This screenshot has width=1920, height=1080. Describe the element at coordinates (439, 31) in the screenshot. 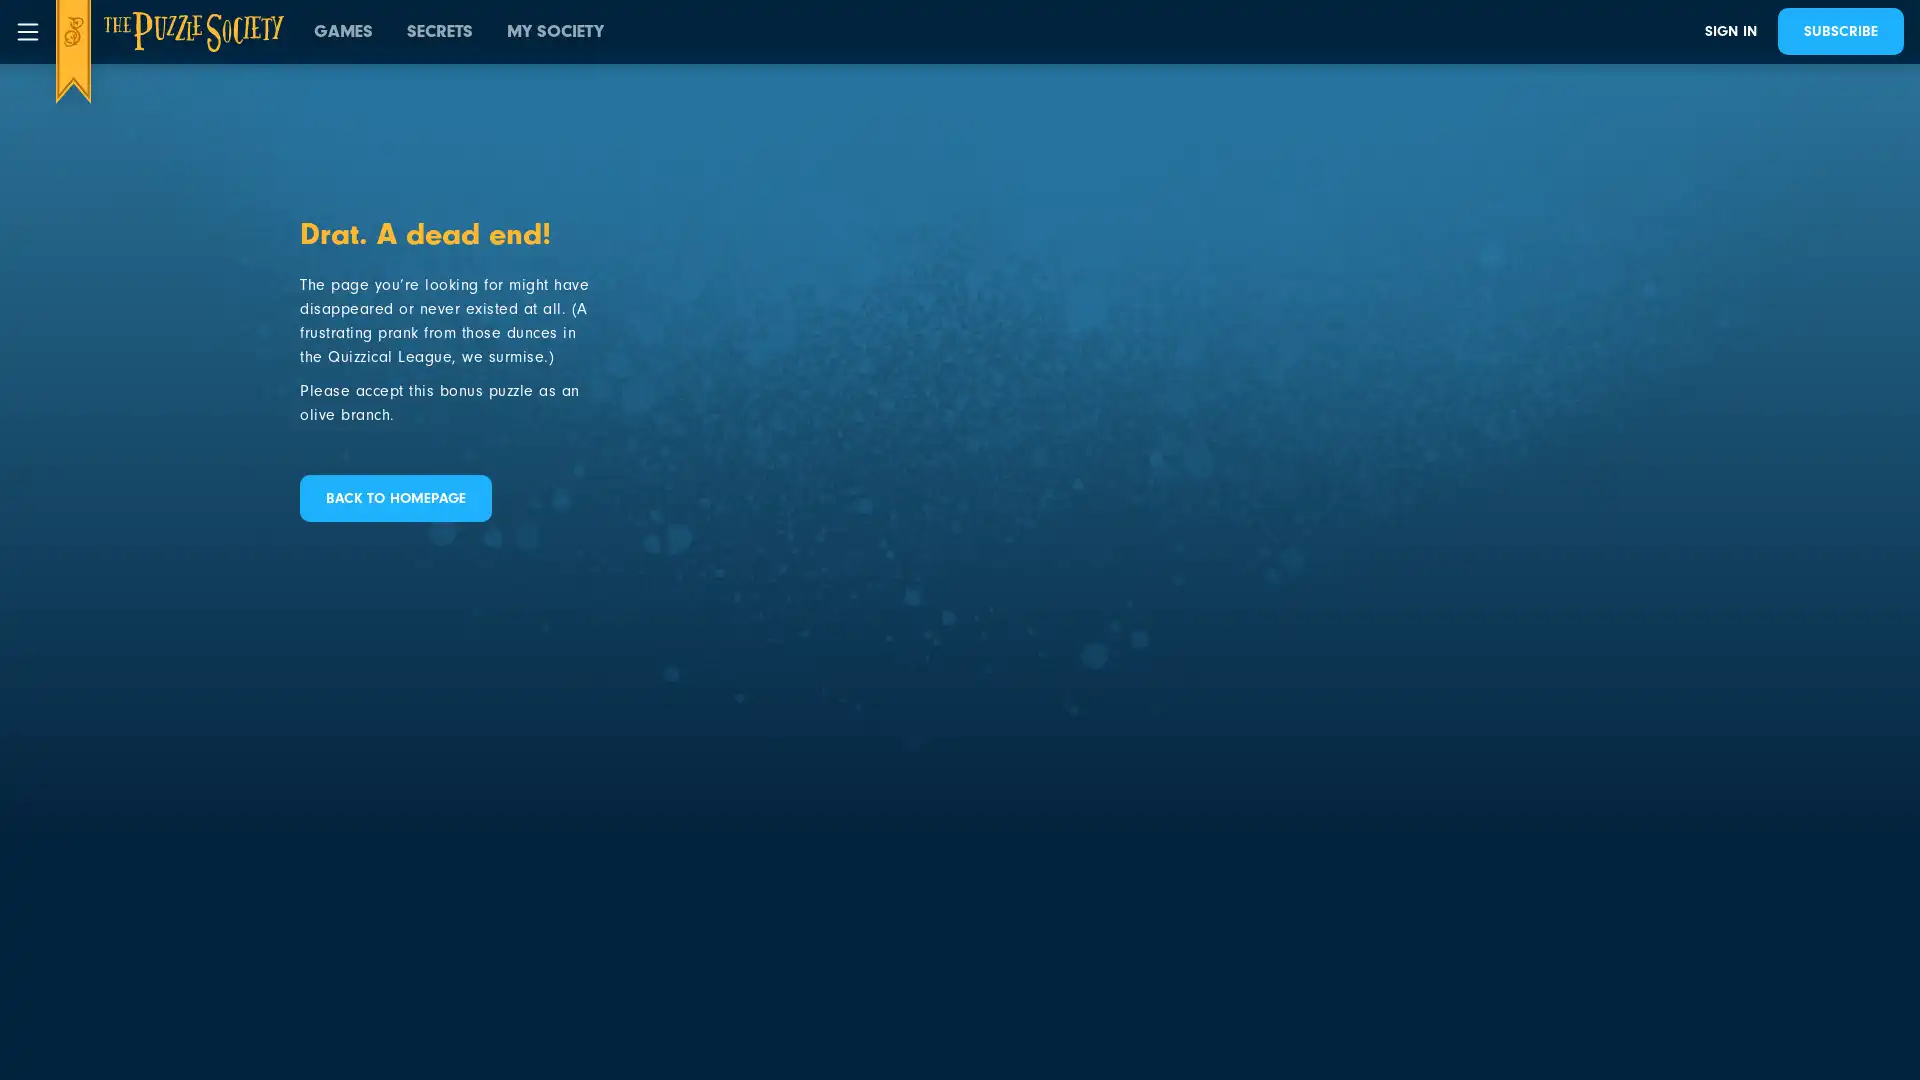

I see `SECRETS` at that location.